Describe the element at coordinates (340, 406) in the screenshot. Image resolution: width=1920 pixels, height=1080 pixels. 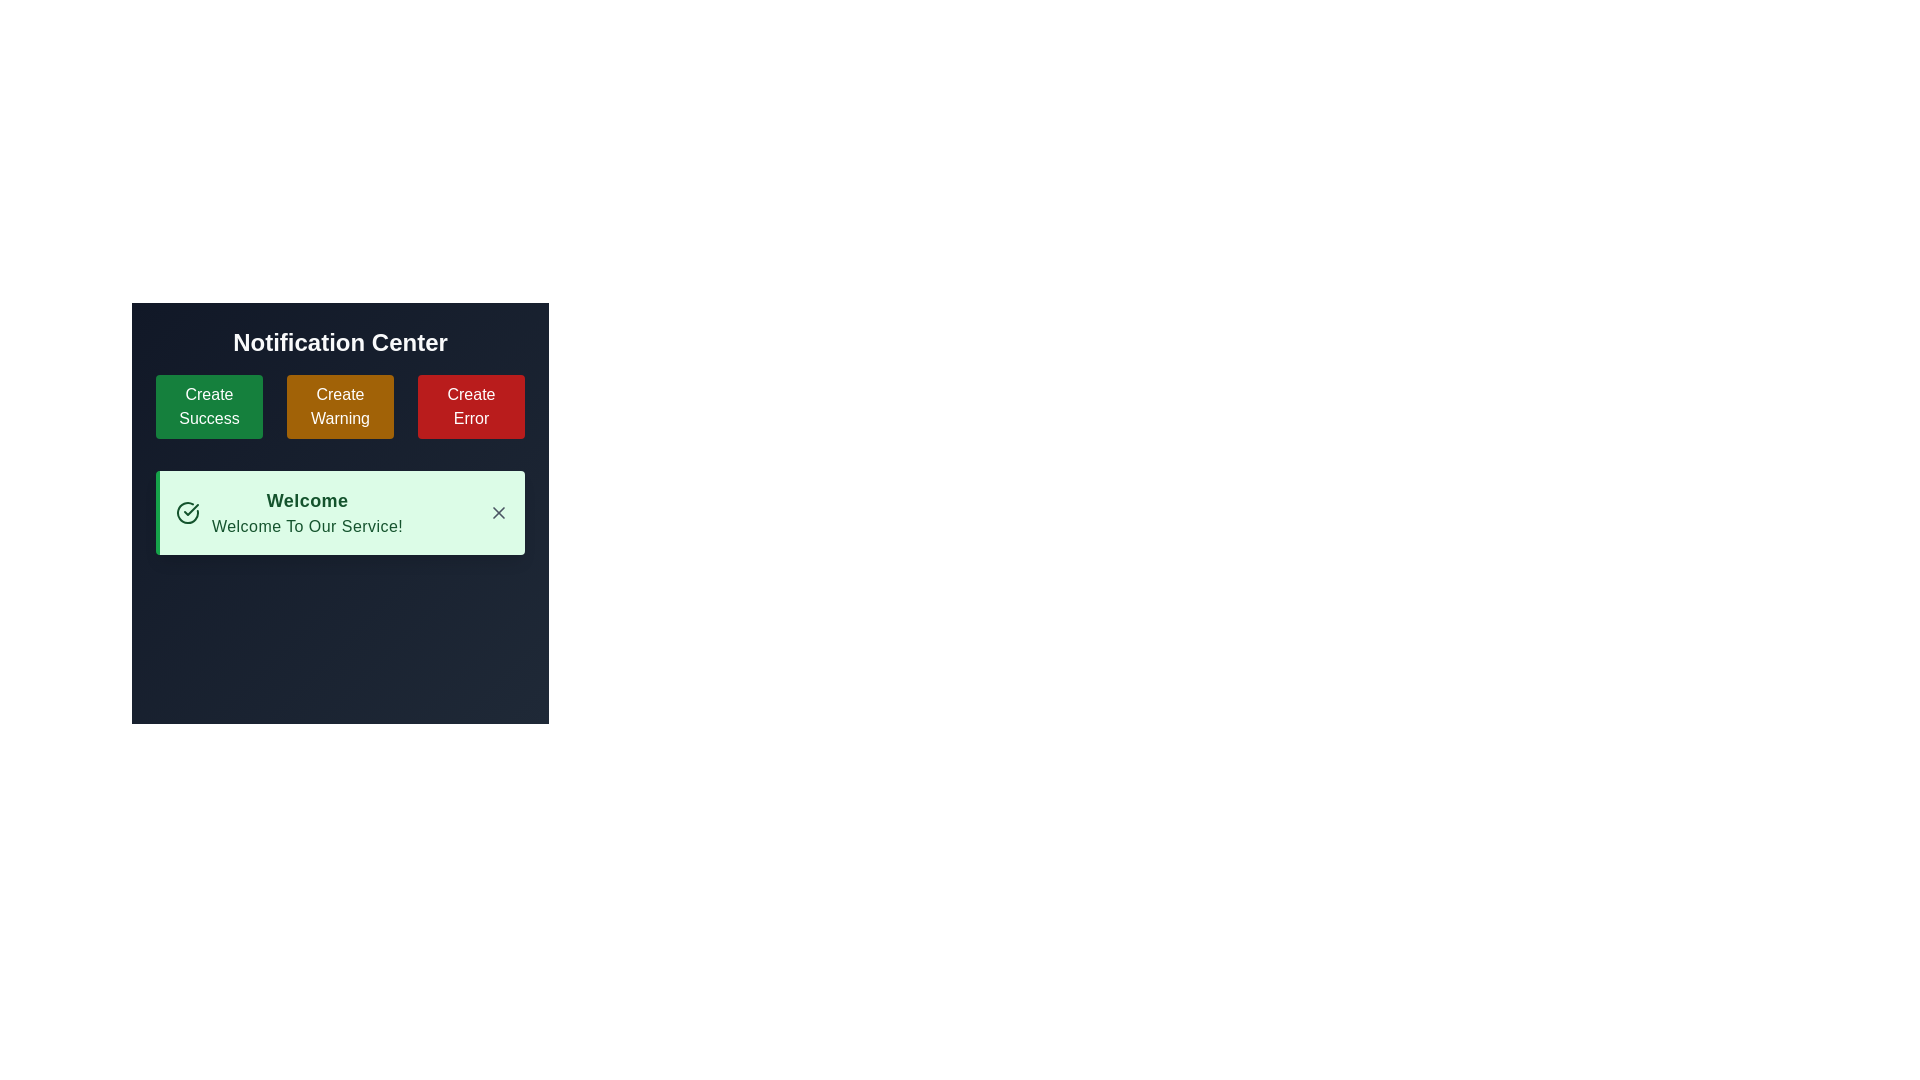
I see `the middle button in the horizontal grid layout, which is associated with triggering a warning notification` at that location.